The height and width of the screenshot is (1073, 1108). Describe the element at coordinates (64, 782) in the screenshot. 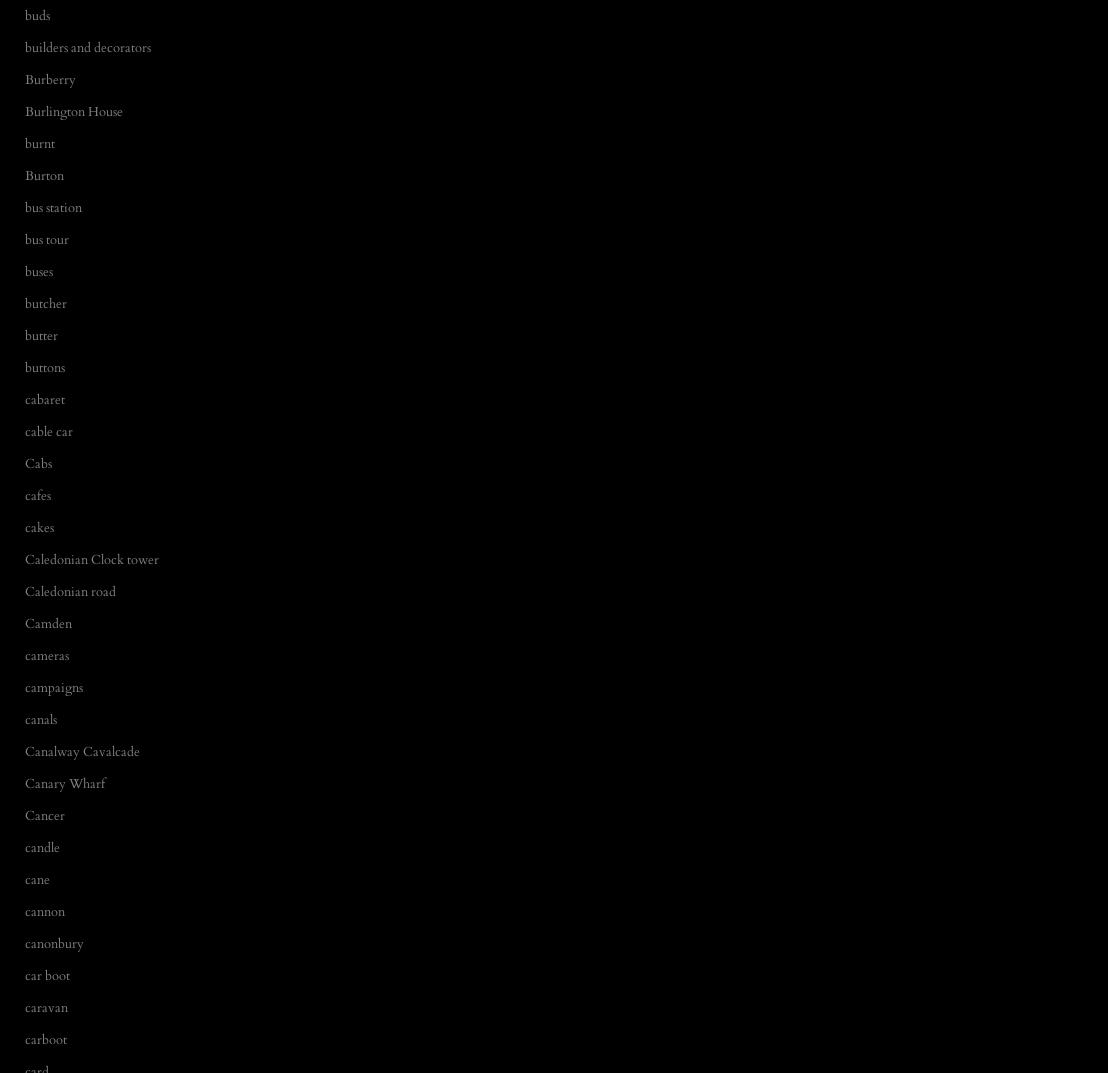

I see `'Canary Wharf'` at that location.